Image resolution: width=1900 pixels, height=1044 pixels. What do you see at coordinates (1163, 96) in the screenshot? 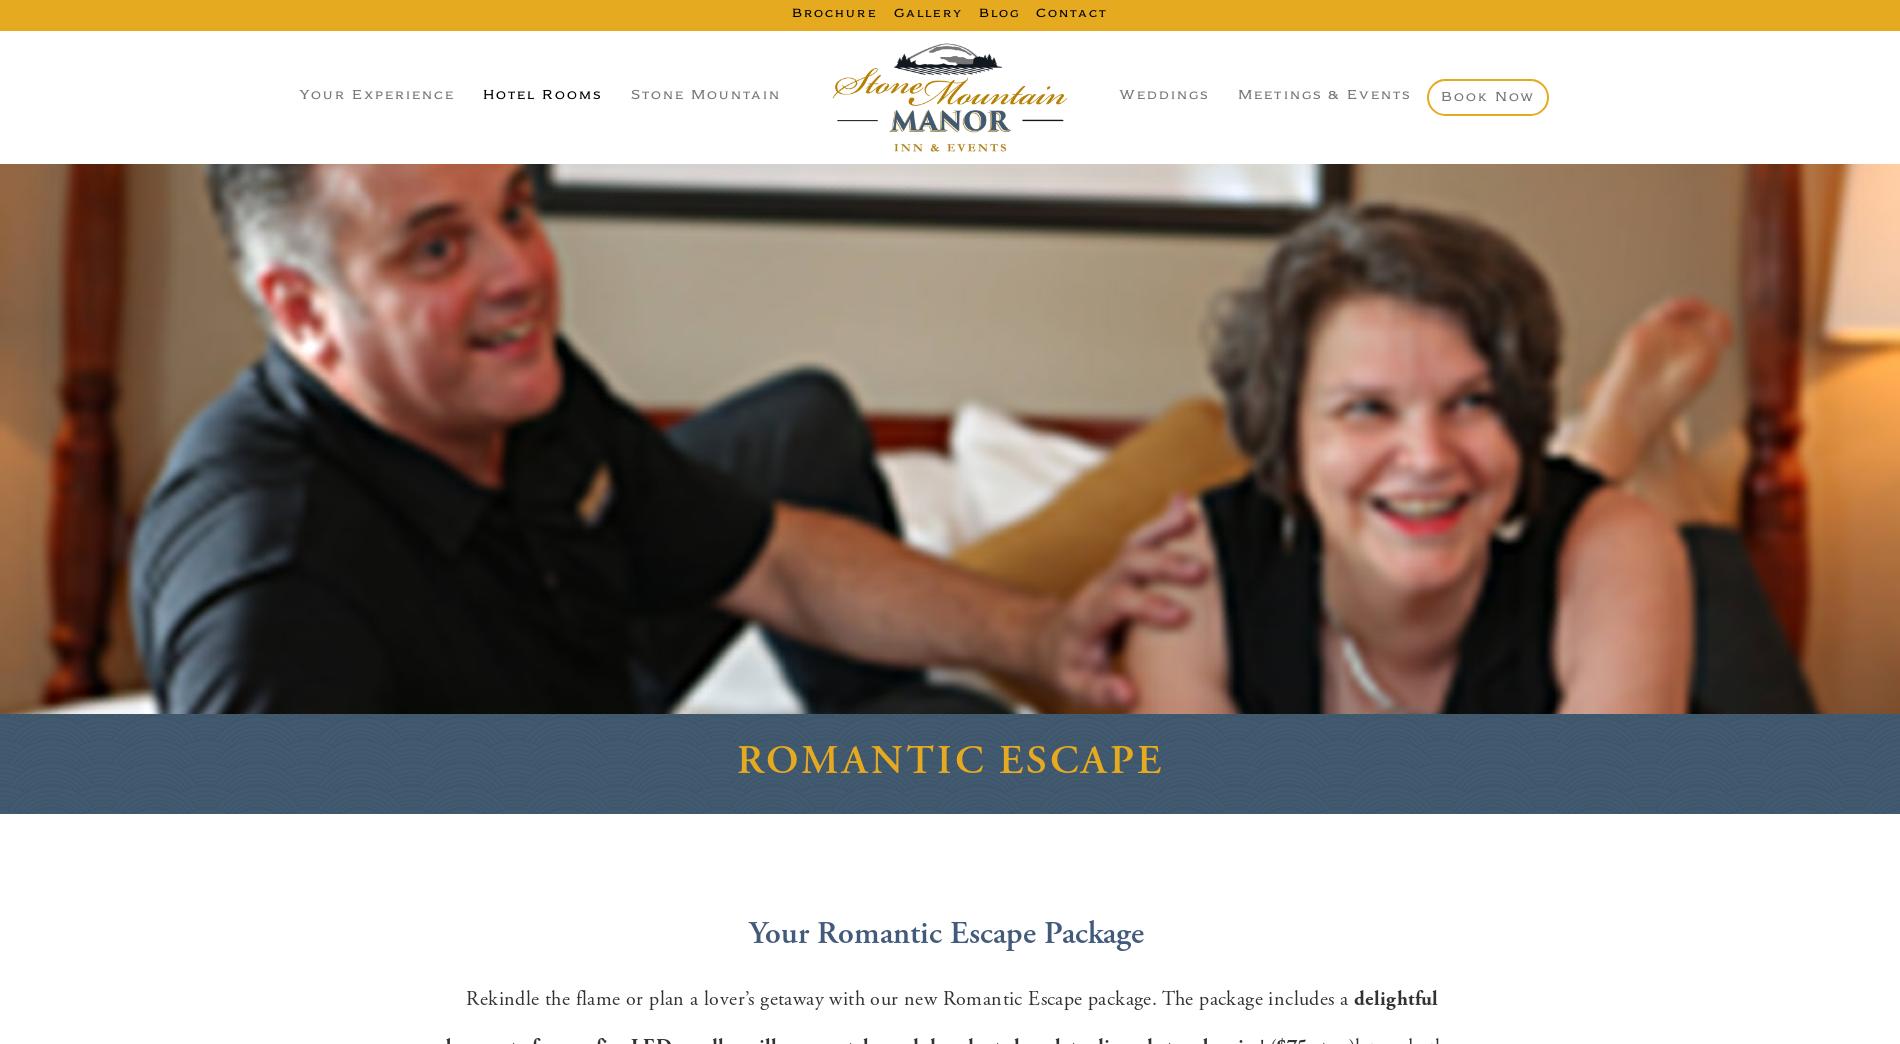
I see `'Weddings'` at bounding box center [1163, 96].